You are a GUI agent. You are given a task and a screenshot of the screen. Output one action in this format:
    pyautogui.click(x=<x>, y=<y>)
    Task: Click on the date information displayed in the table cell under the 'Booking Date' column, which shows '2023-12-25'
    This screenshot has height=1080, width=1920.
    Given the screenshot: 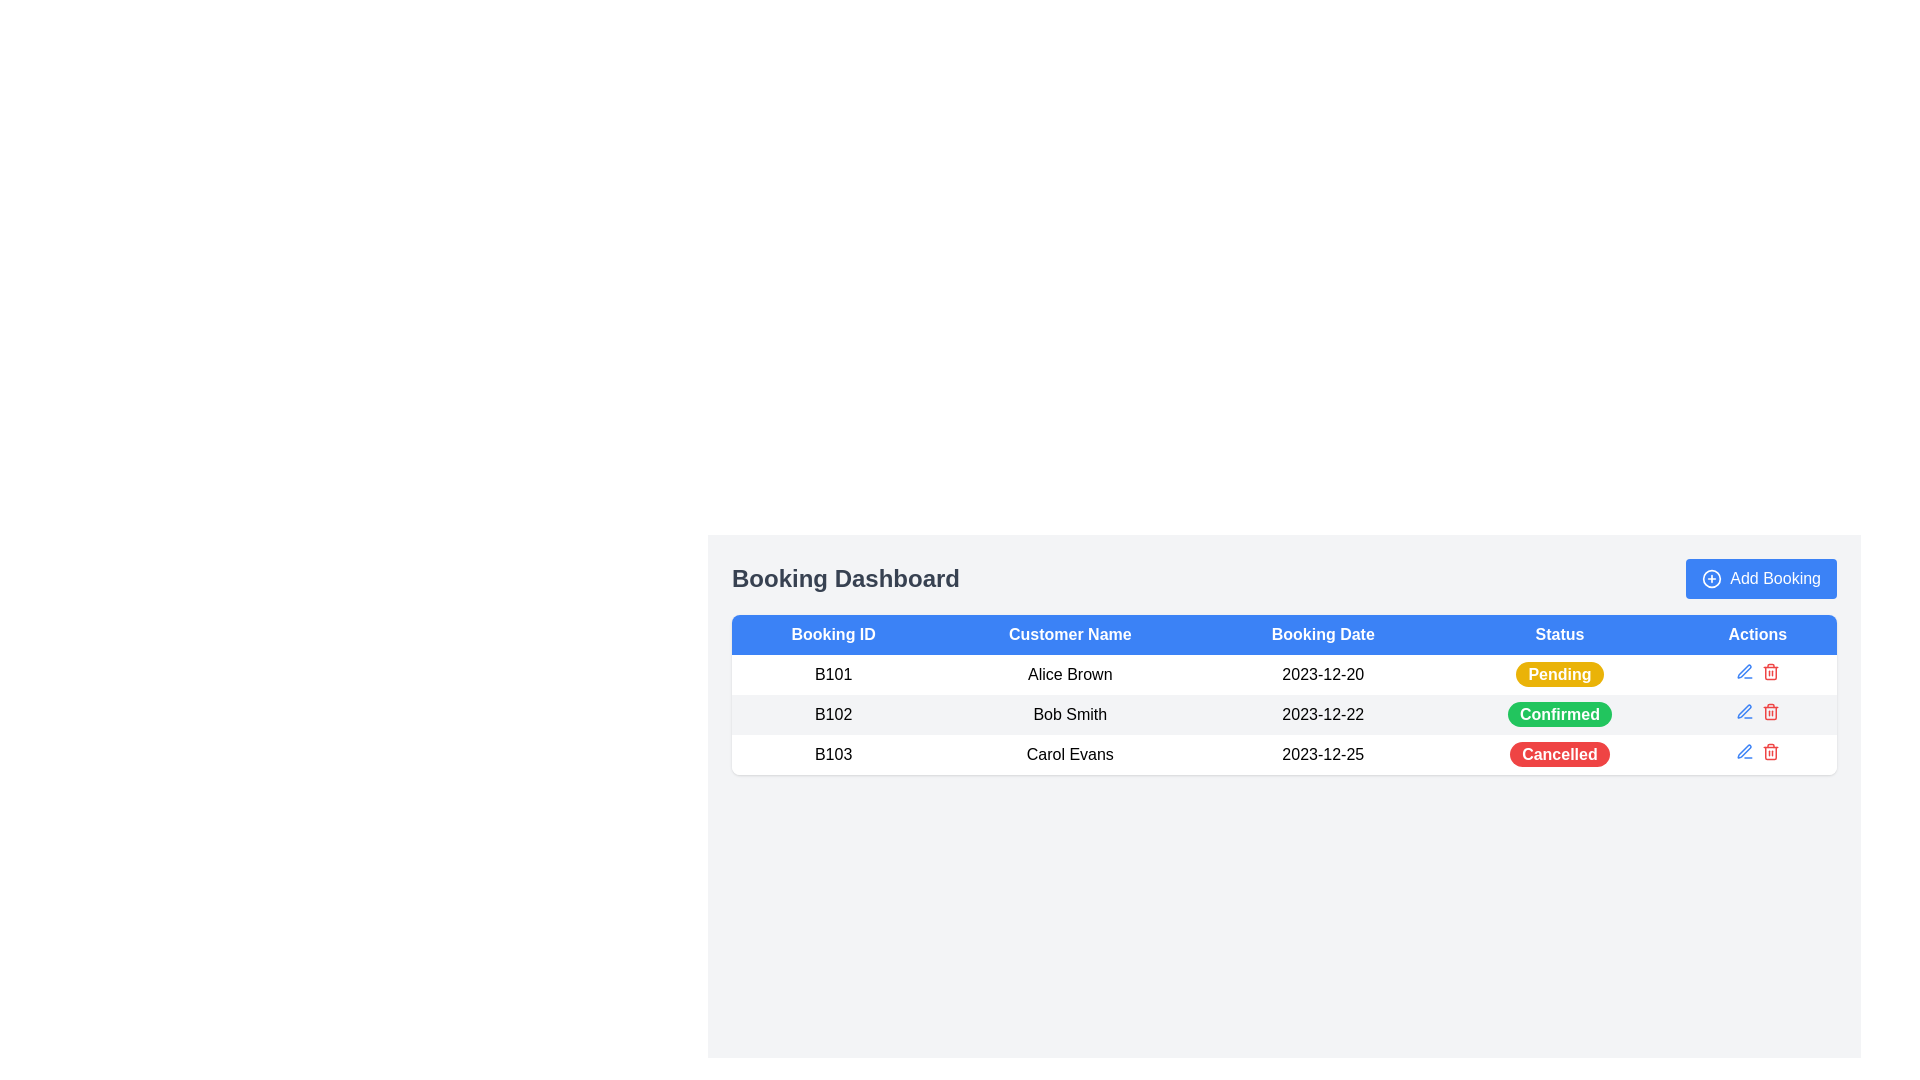 What is the action you would take?
    pyautogui.click(x=1323, y=755)
    